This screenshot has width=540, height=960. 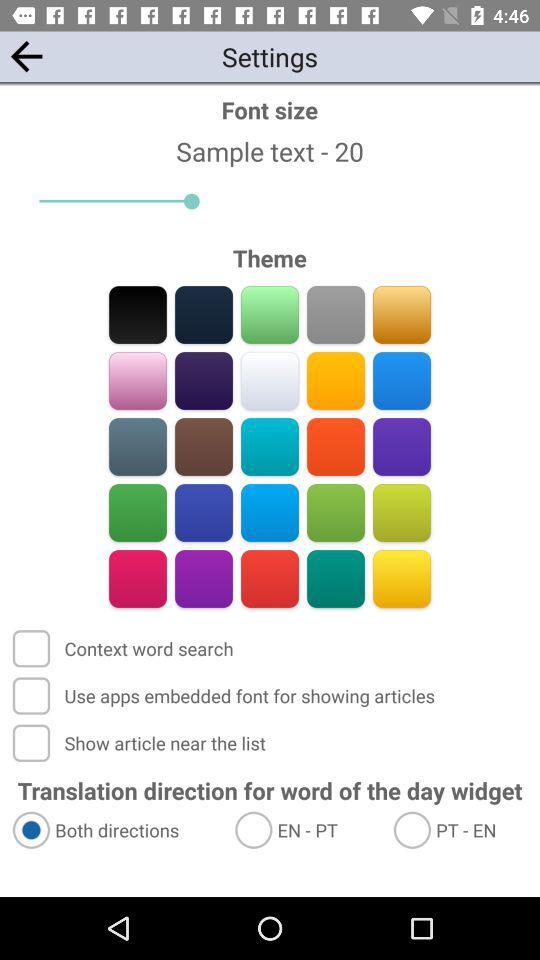 I want to click on the item below translation direction for item, so click(x=115, y=830).